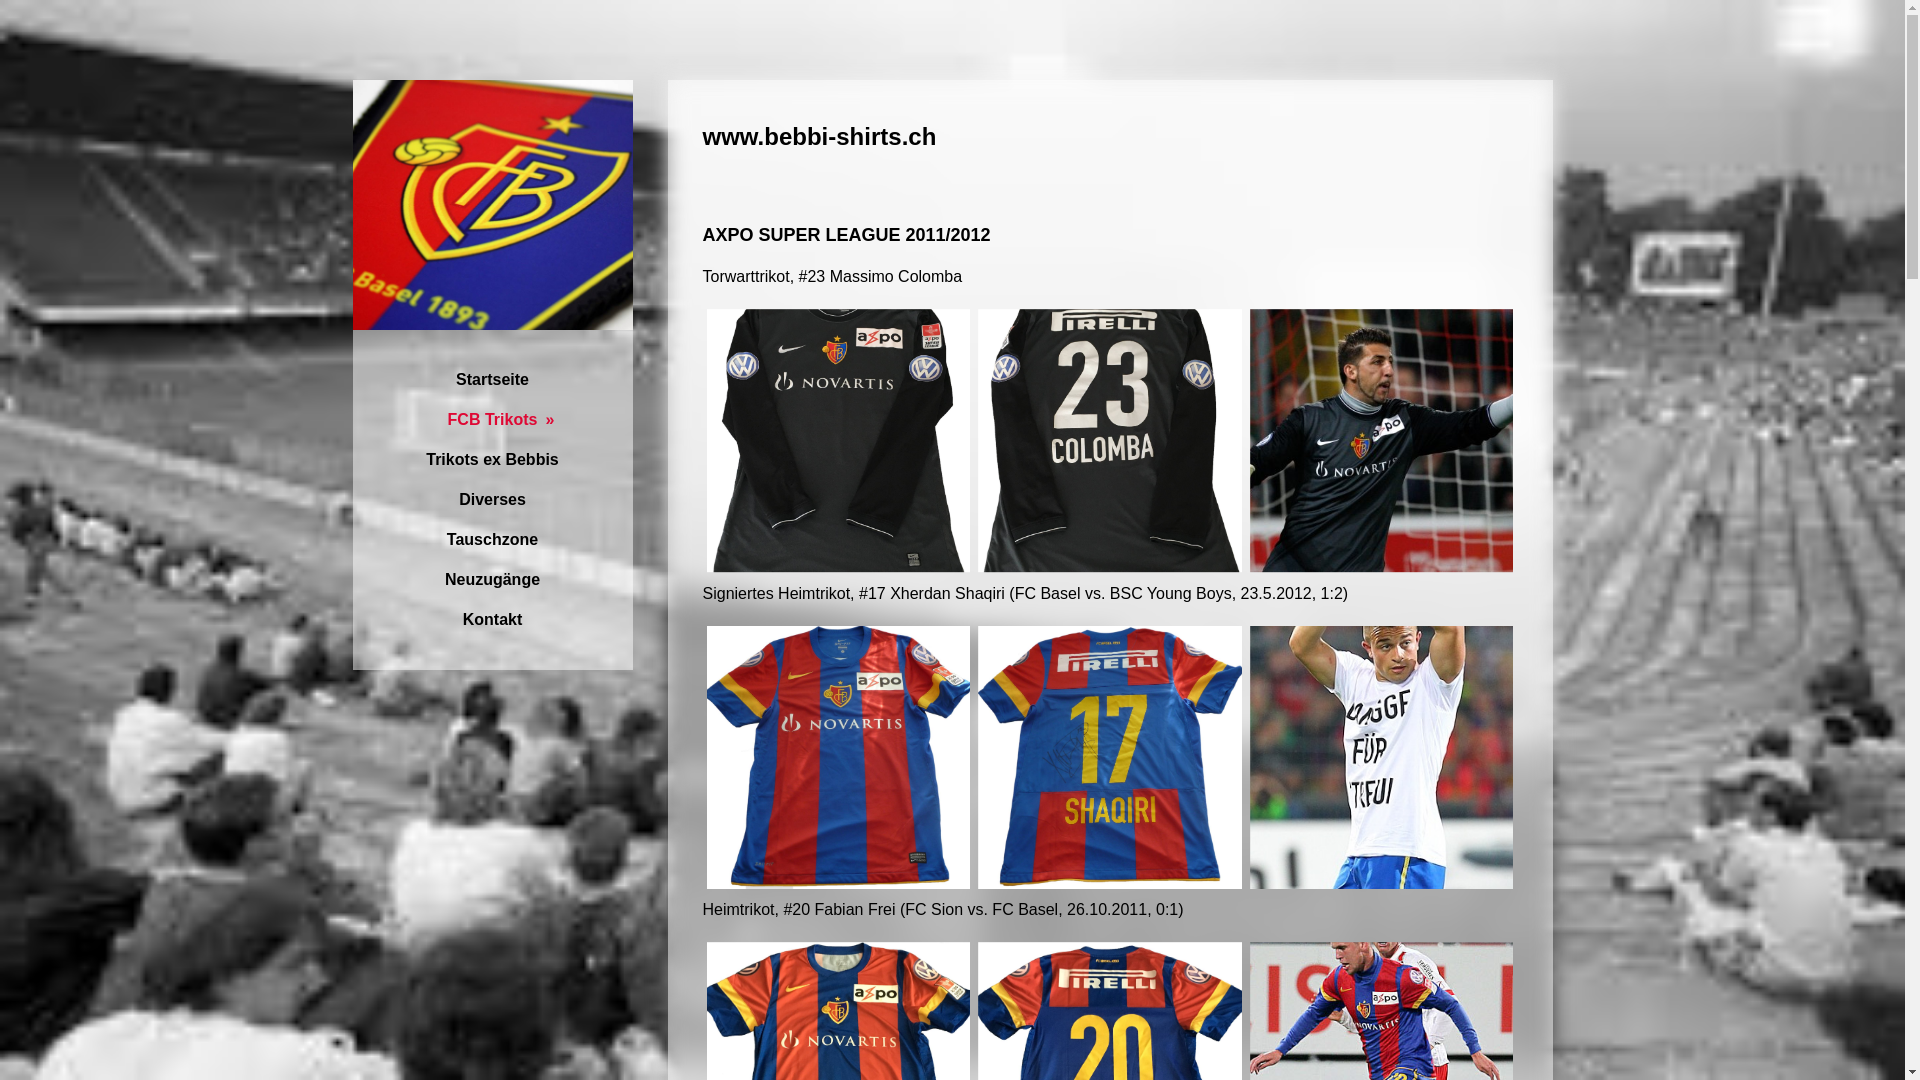 Image resolution: width=1920 pixels, height=1080 pixels. What do you see at coordinates (351, 540) in the screenshot?
I see `'Tauschzone'` at bounding box center [351, 540].